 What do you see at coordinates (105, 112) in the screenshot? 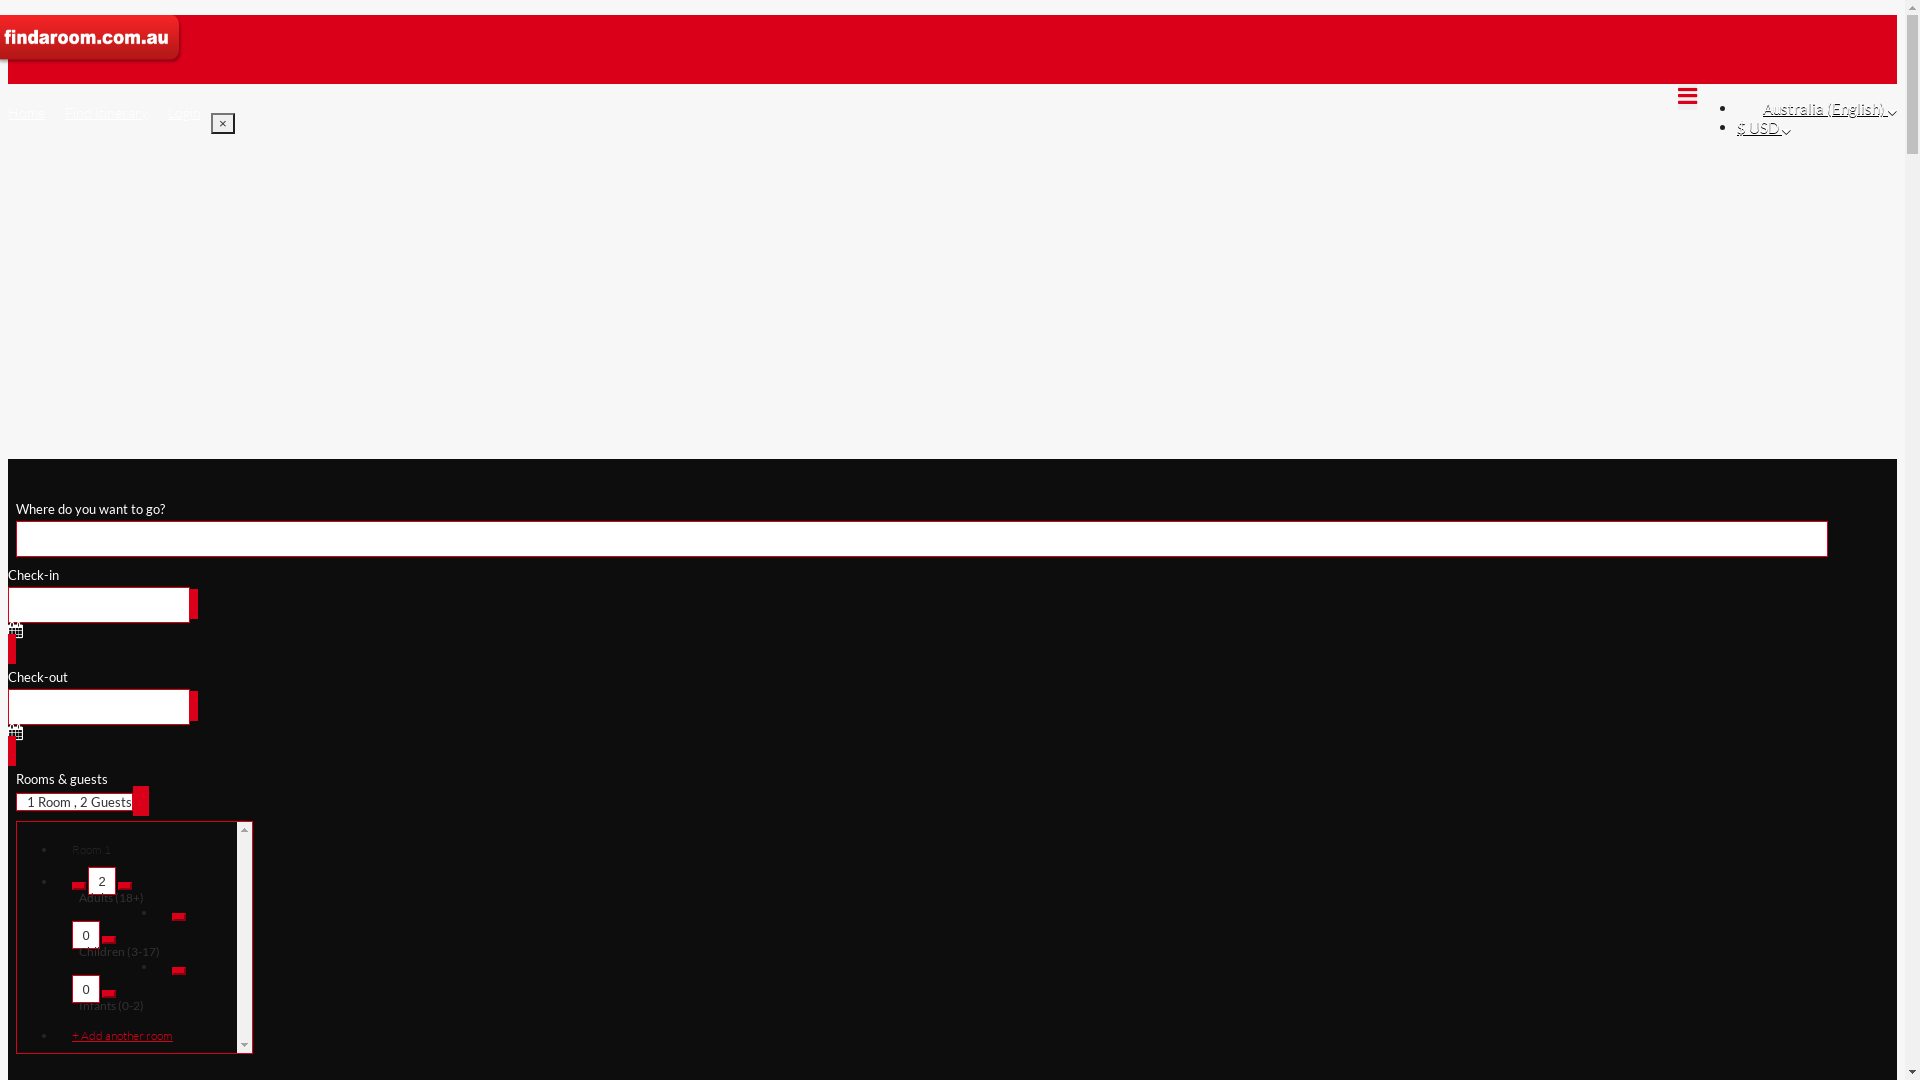
I see `'Find Itinerary'` at bounding box center [105, 112].